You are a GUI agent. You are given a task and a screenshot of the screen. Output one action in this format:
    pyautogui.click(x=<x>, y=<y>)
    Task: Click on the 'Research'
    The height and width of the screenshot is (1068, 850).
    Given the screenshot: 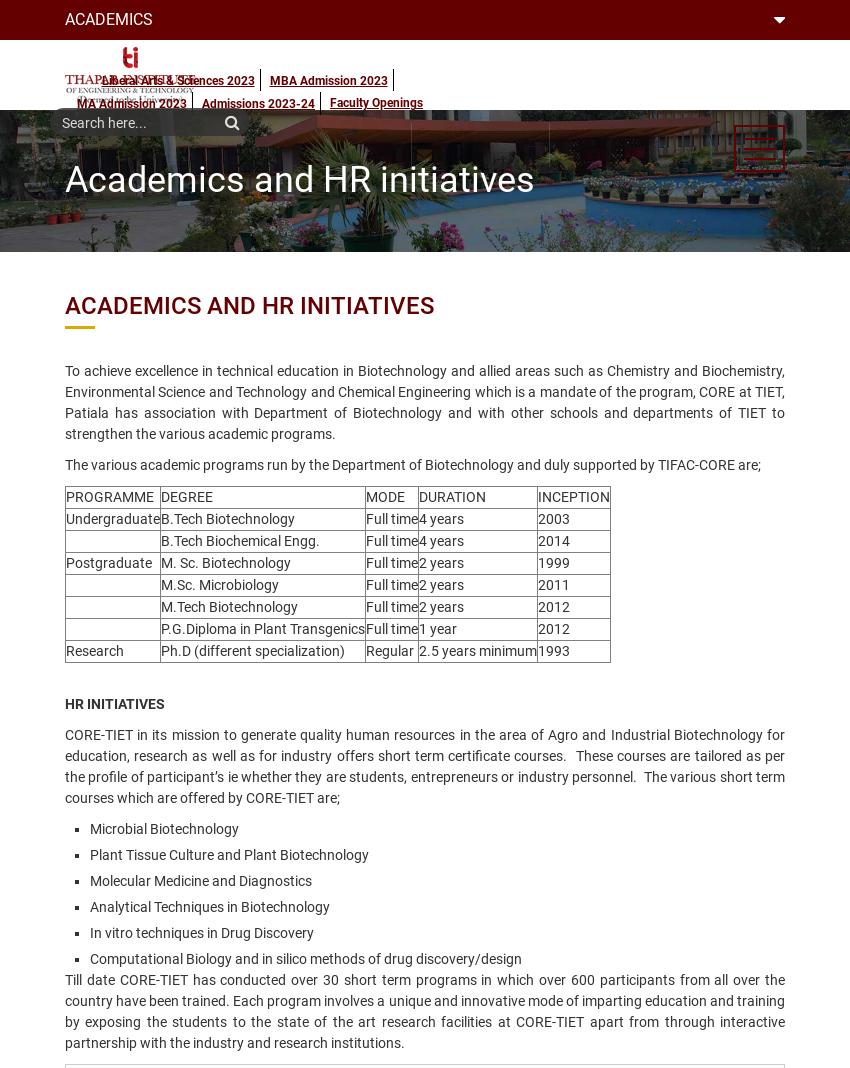 What is the action you would take?
    pyautogui.click(x=94, y=650)
    